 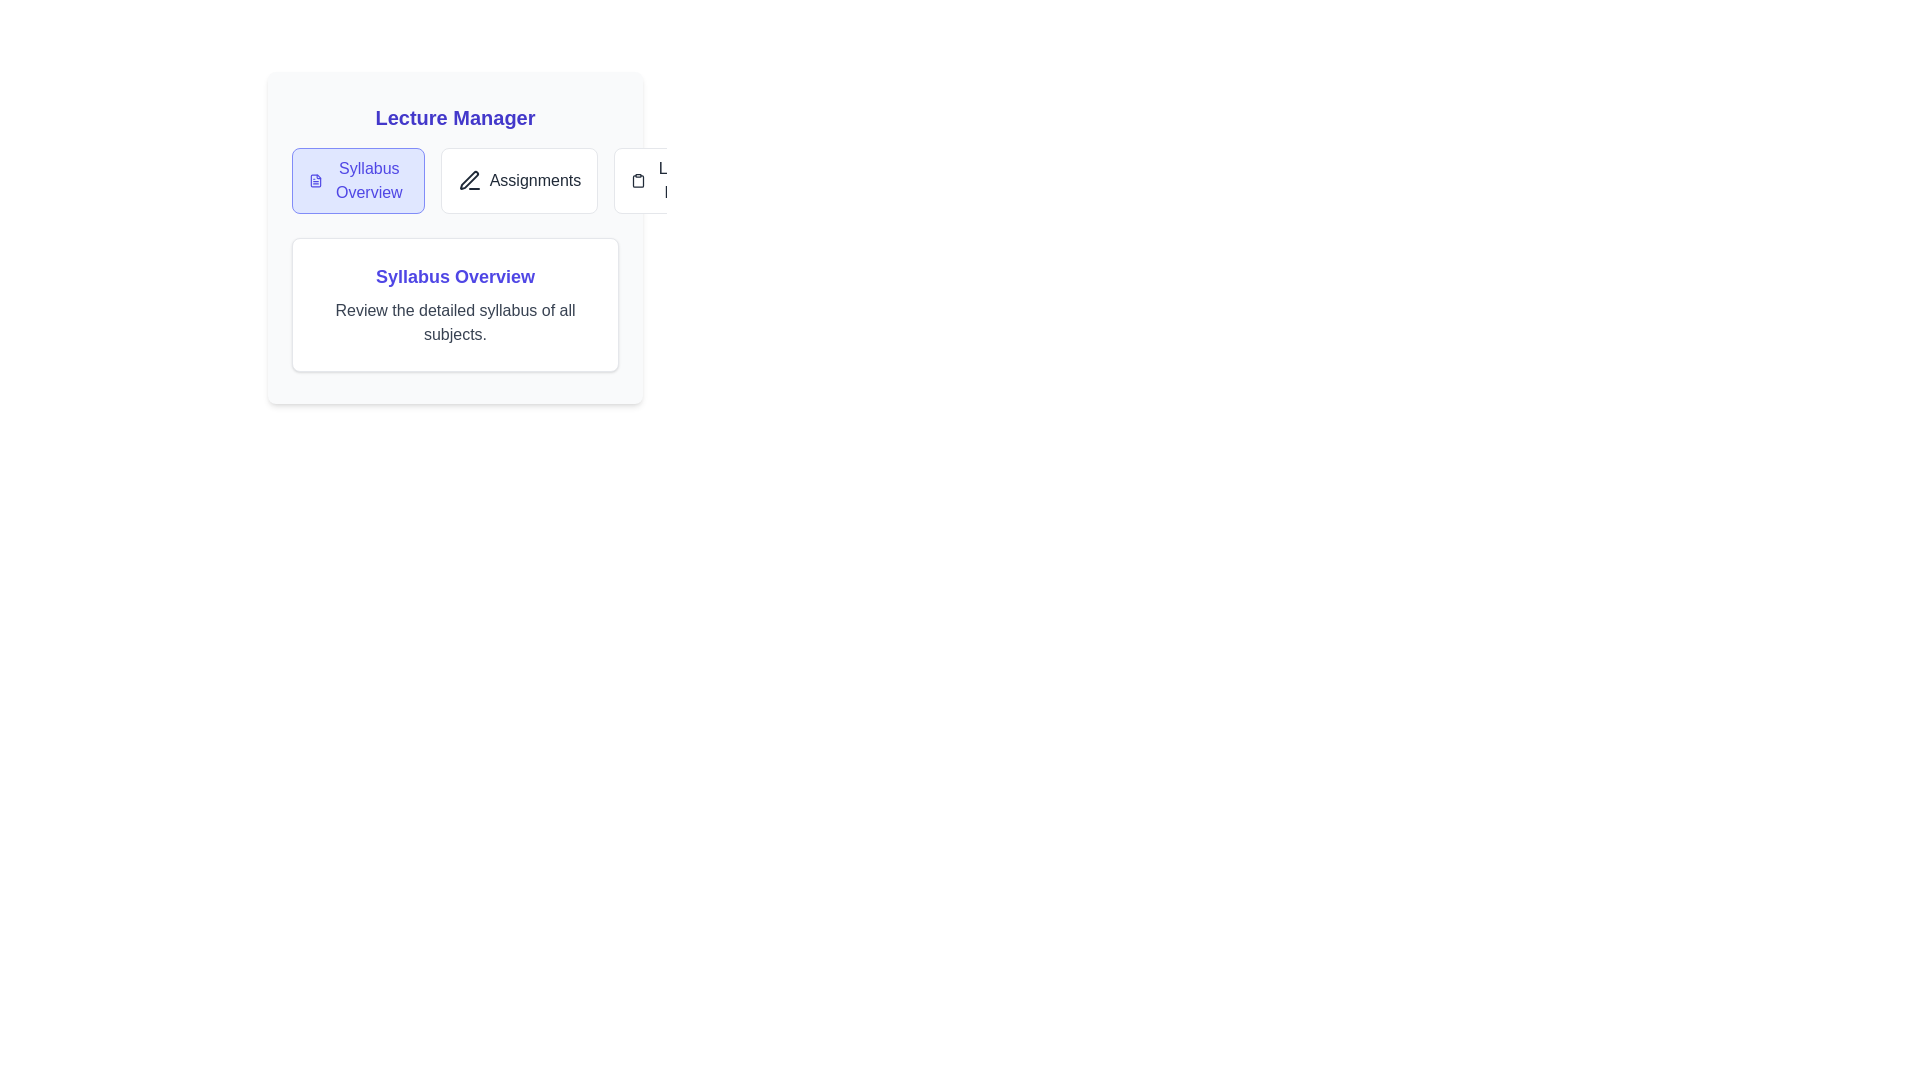 I want to click on the navigational button located on the far right of the horizontal menu group, following 'Lecture Notes', so click(x=825, y=181).